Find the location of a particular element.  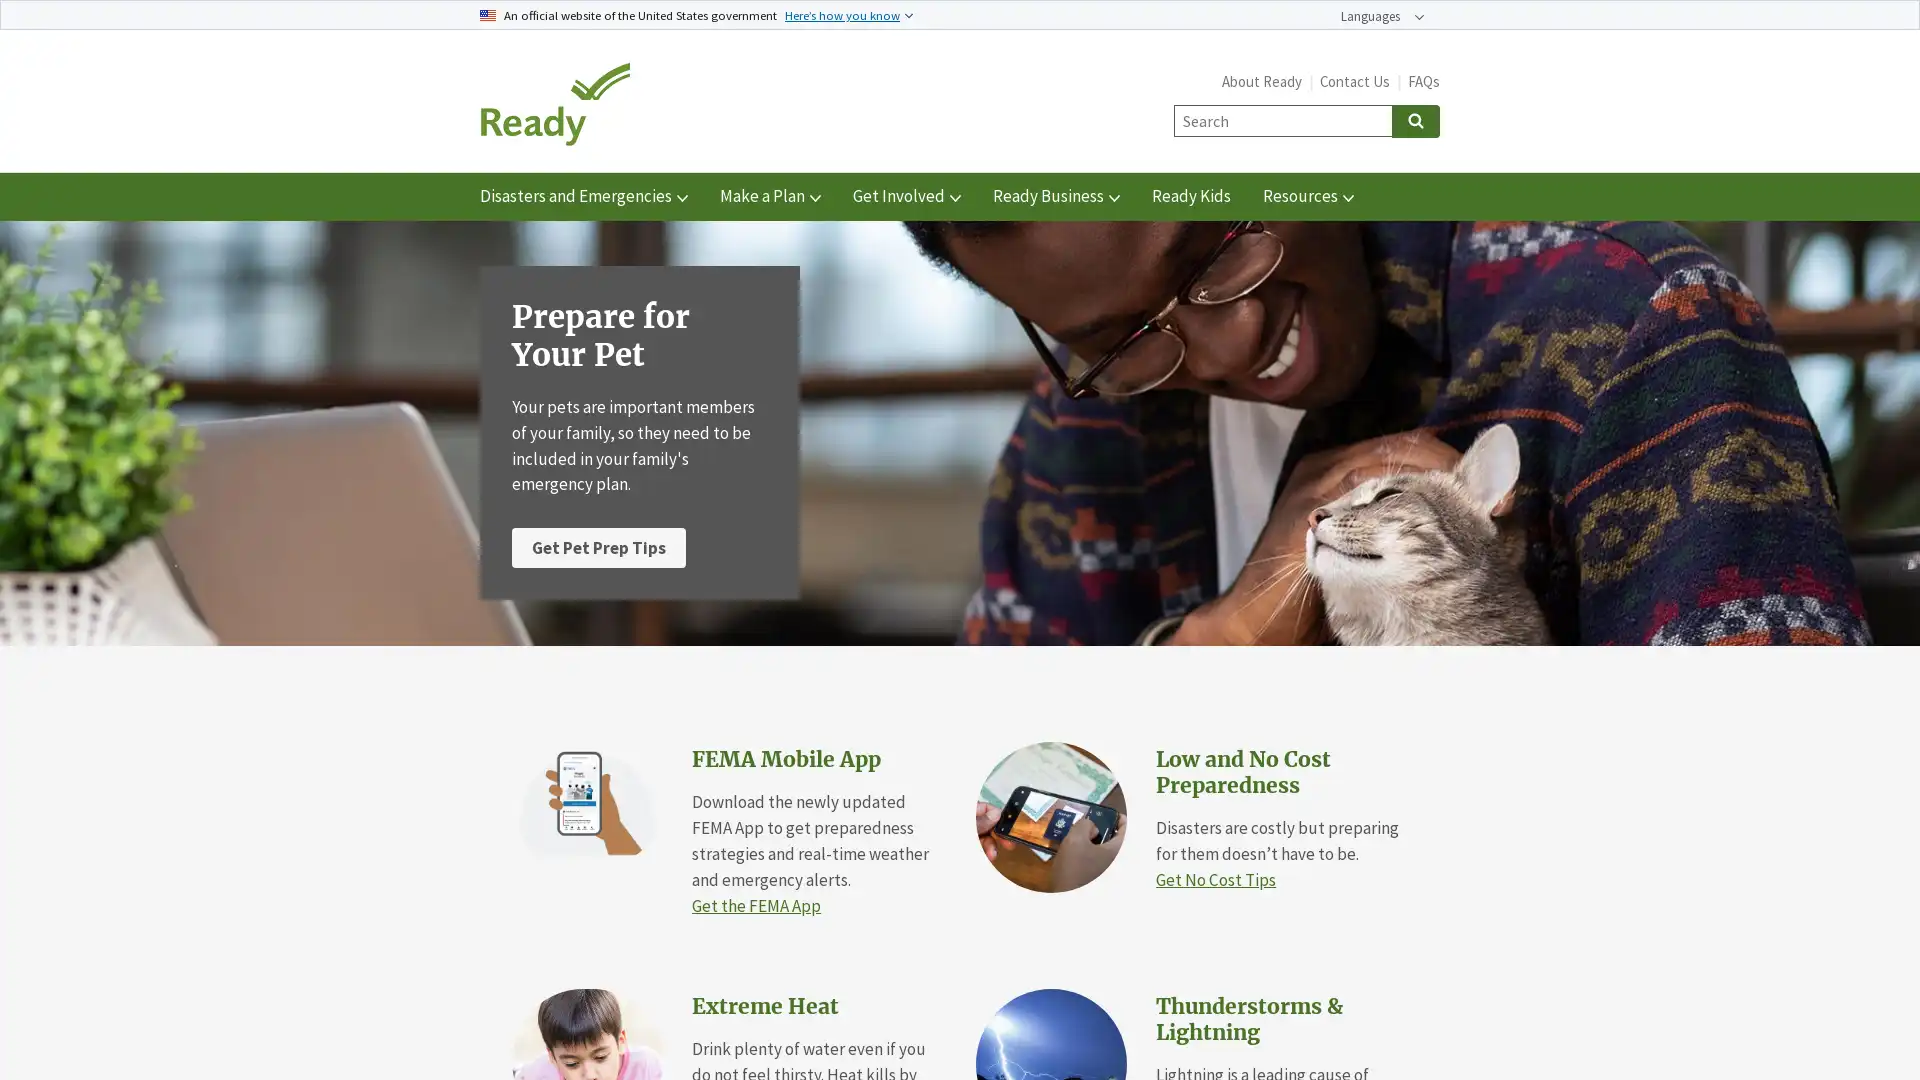

Make a Plan is located at coordinates (769, 196).